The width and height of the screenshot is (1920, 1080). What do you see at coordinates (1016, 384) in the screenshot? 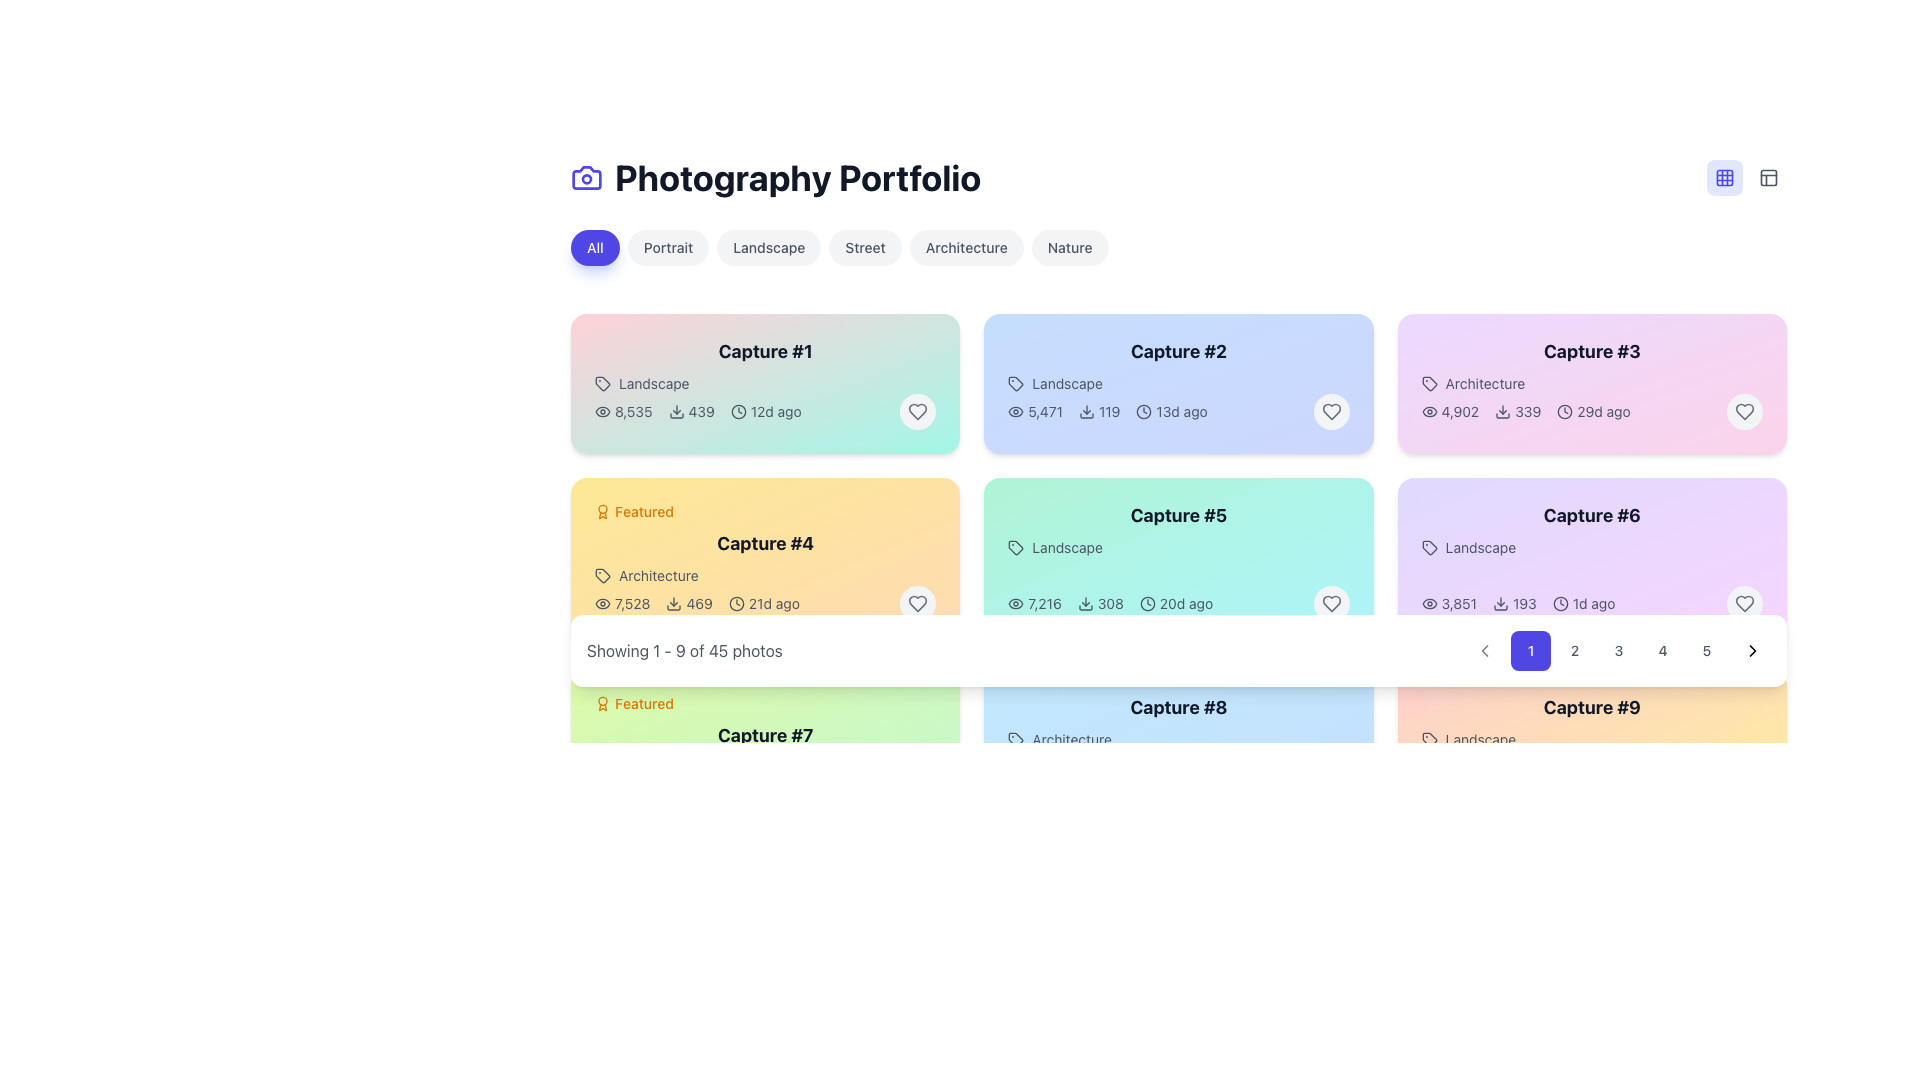
I see `the small tag icon, which is styled with SVG and positioned to the left of the word 'Landscape' in the details of the second photo card in the second row of the portfolio grid` at bounding box center [1016, 384].